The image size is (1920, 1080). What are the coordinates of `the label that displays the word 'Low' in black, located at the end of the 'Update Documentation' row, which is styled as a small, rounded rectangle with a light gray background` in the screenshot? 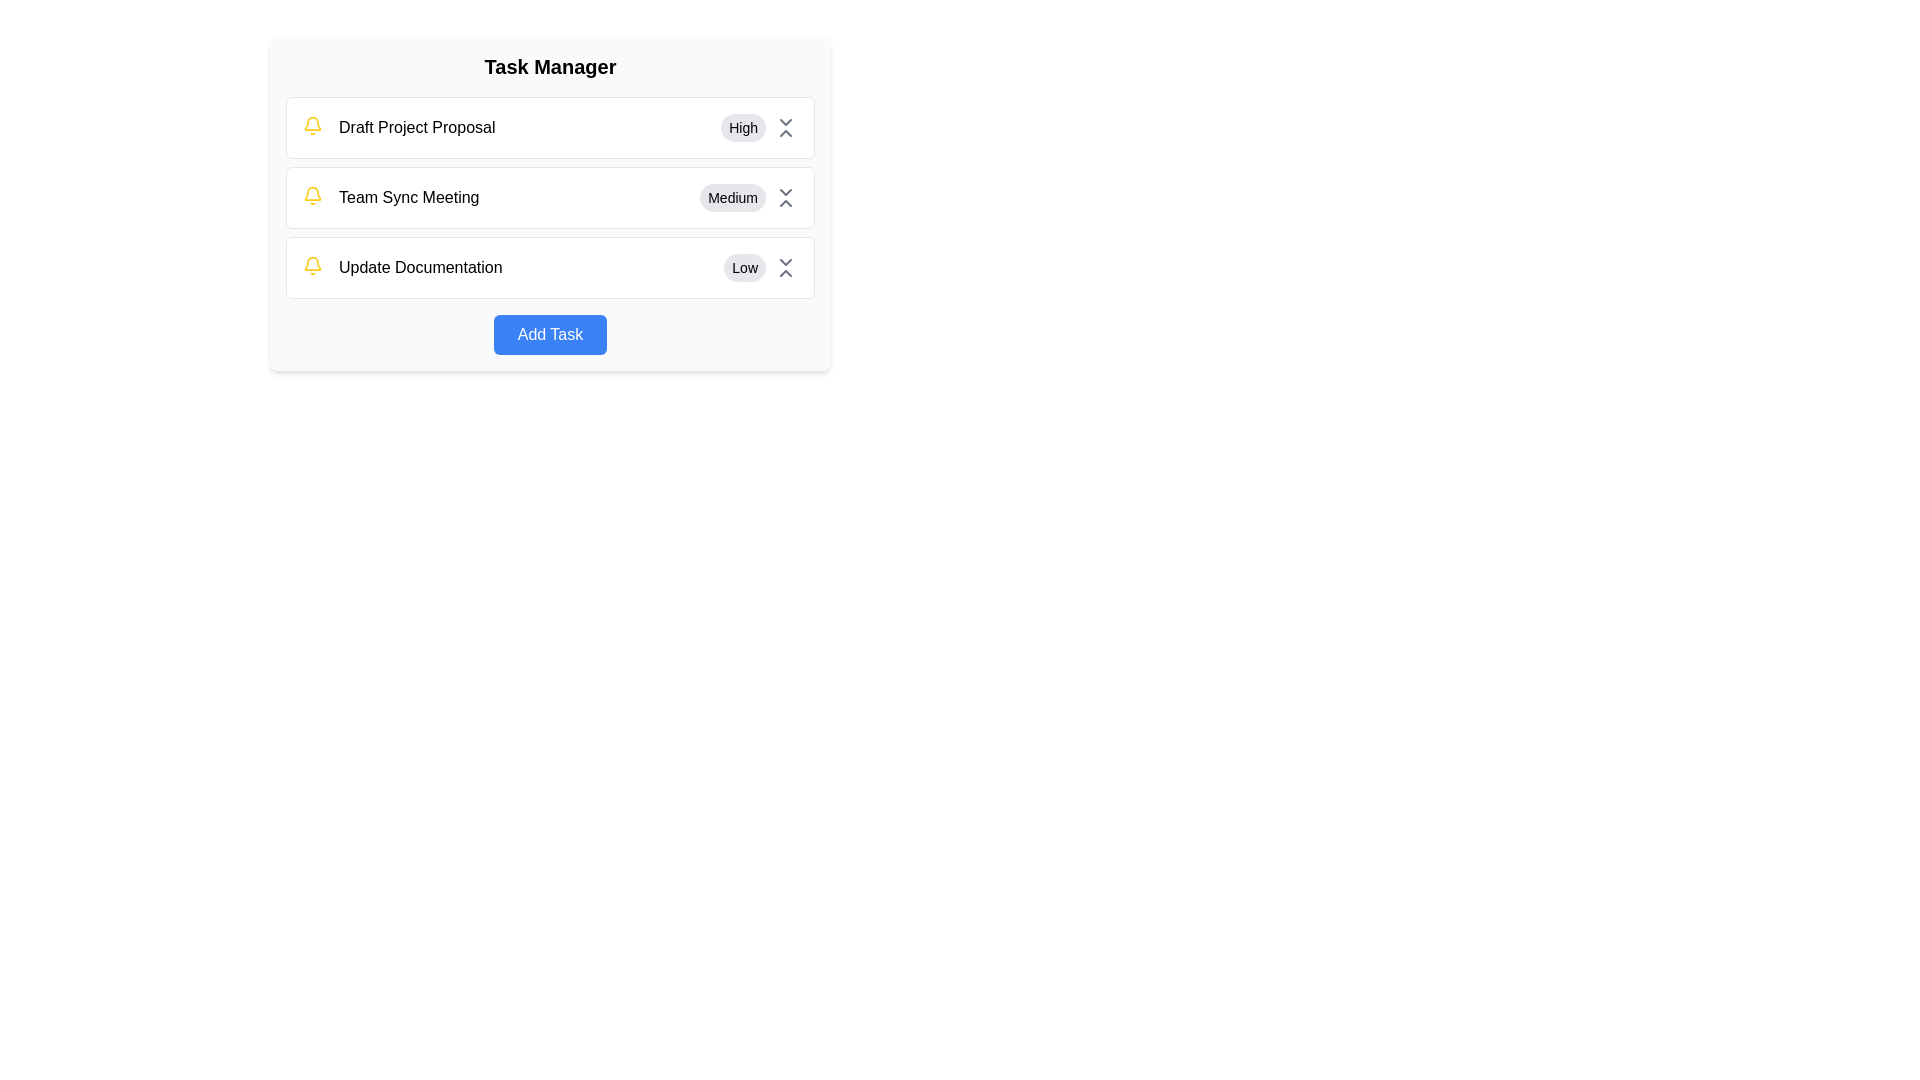 It's located at (744, 266).